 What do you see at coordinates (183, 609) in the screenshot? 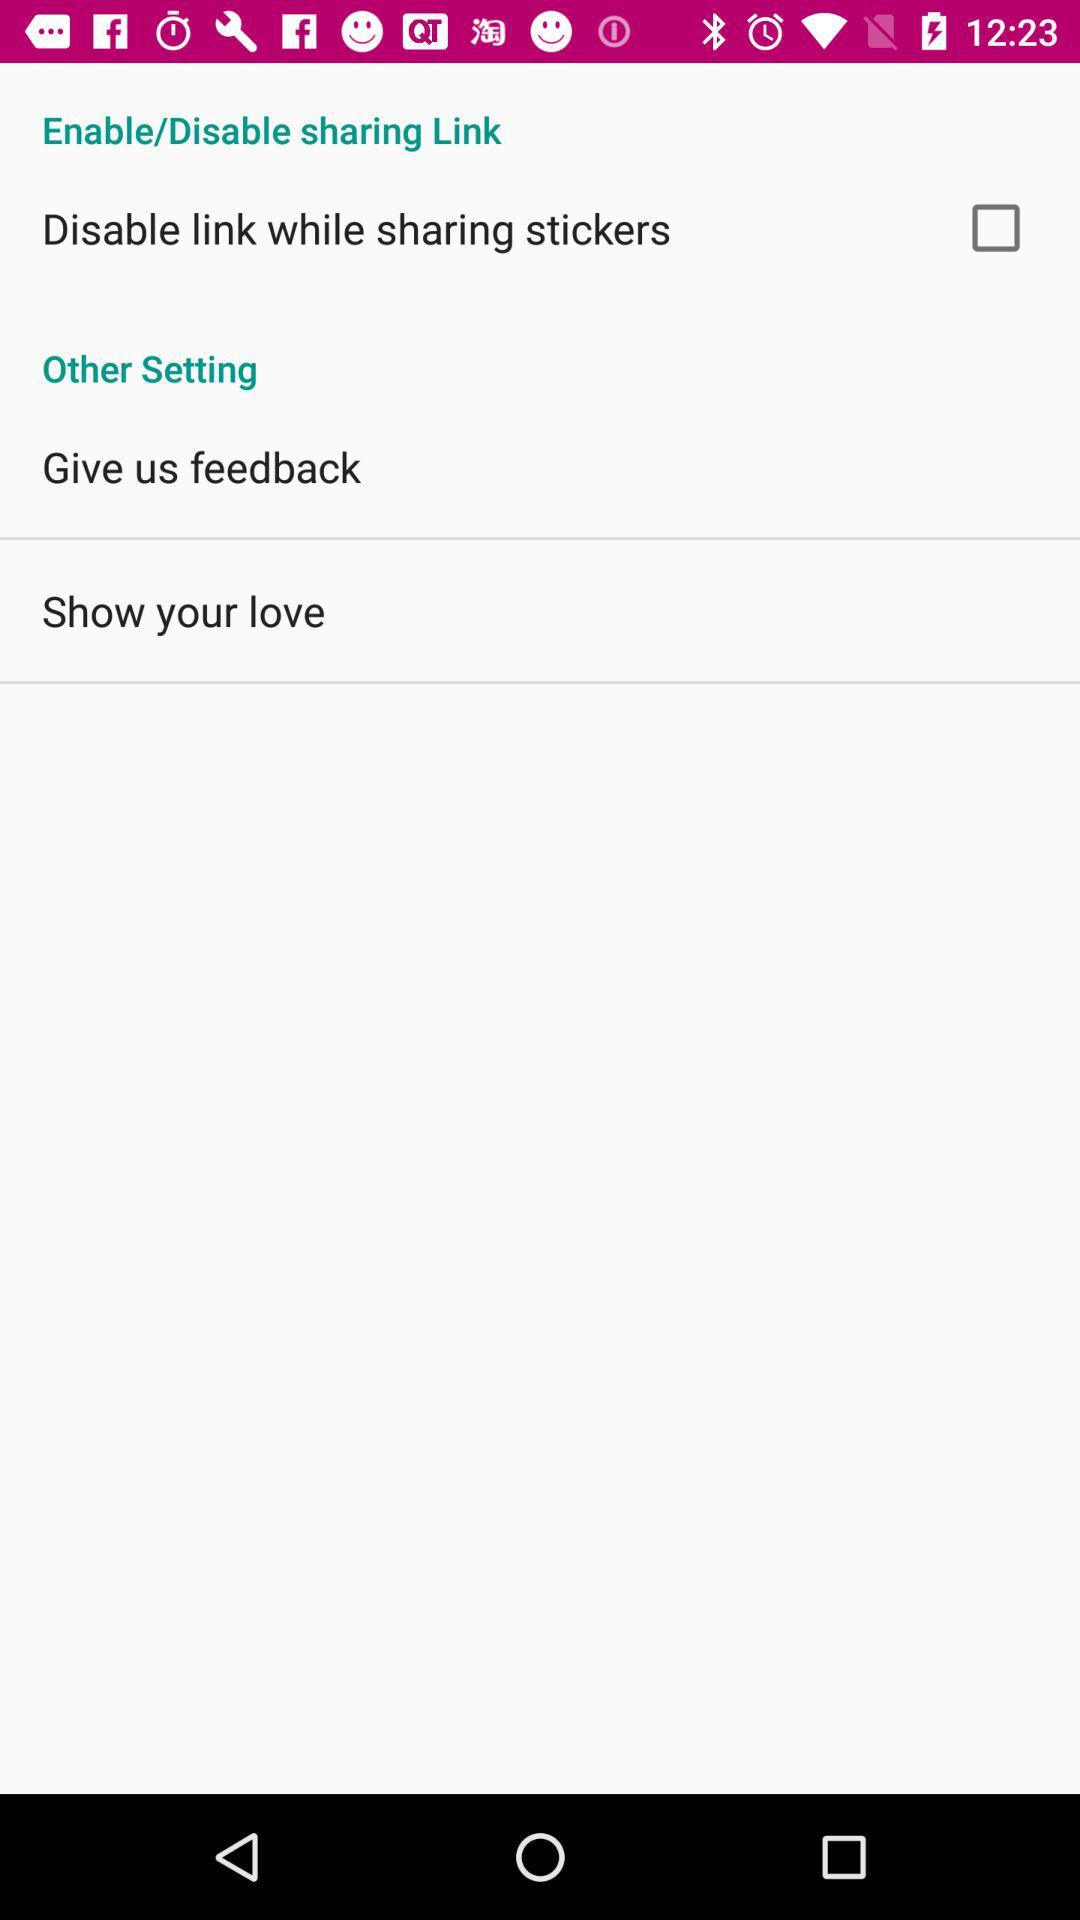
I see `show your love app` at bounding box center [183, 609].